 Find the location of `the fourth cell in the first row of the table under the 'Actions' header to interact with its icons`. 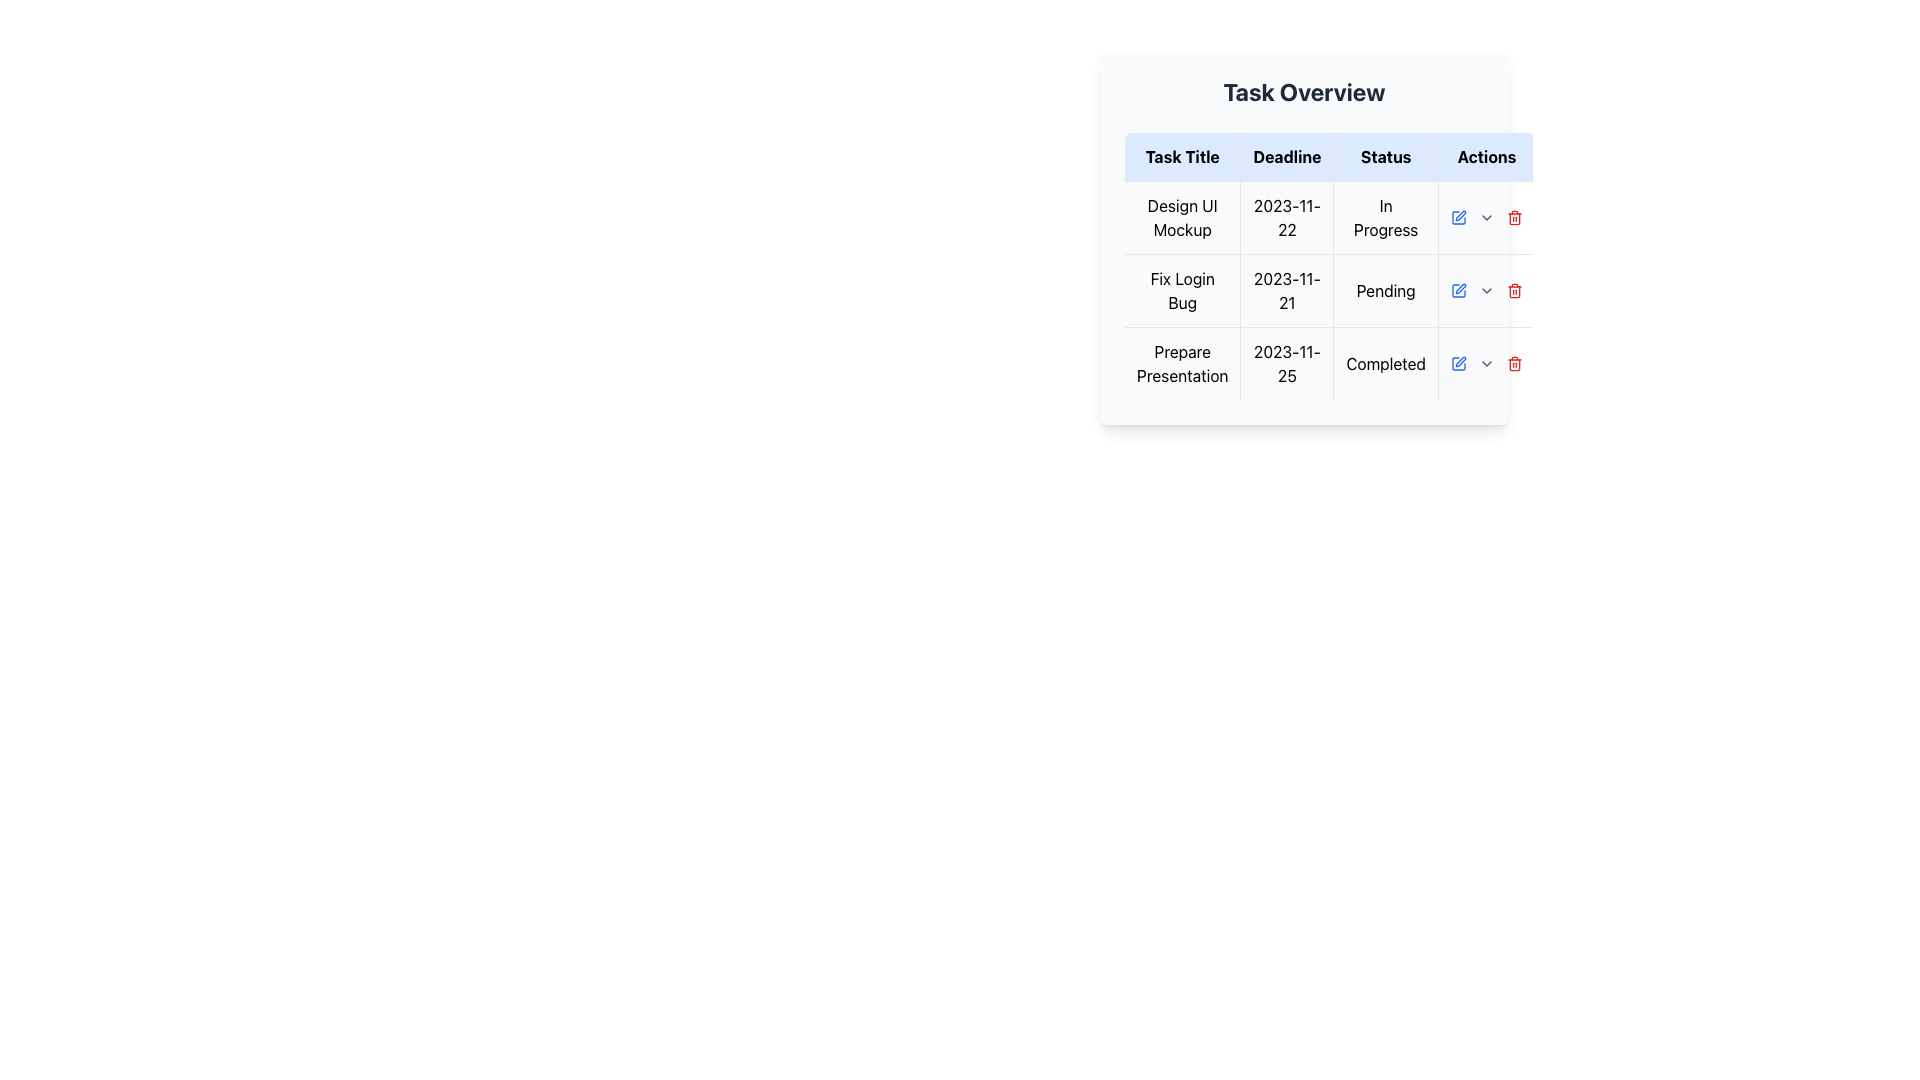

the fourth cell in the first row of the table under the 'Actions' header to interact with its icons is located at coordinates (1487, 218).